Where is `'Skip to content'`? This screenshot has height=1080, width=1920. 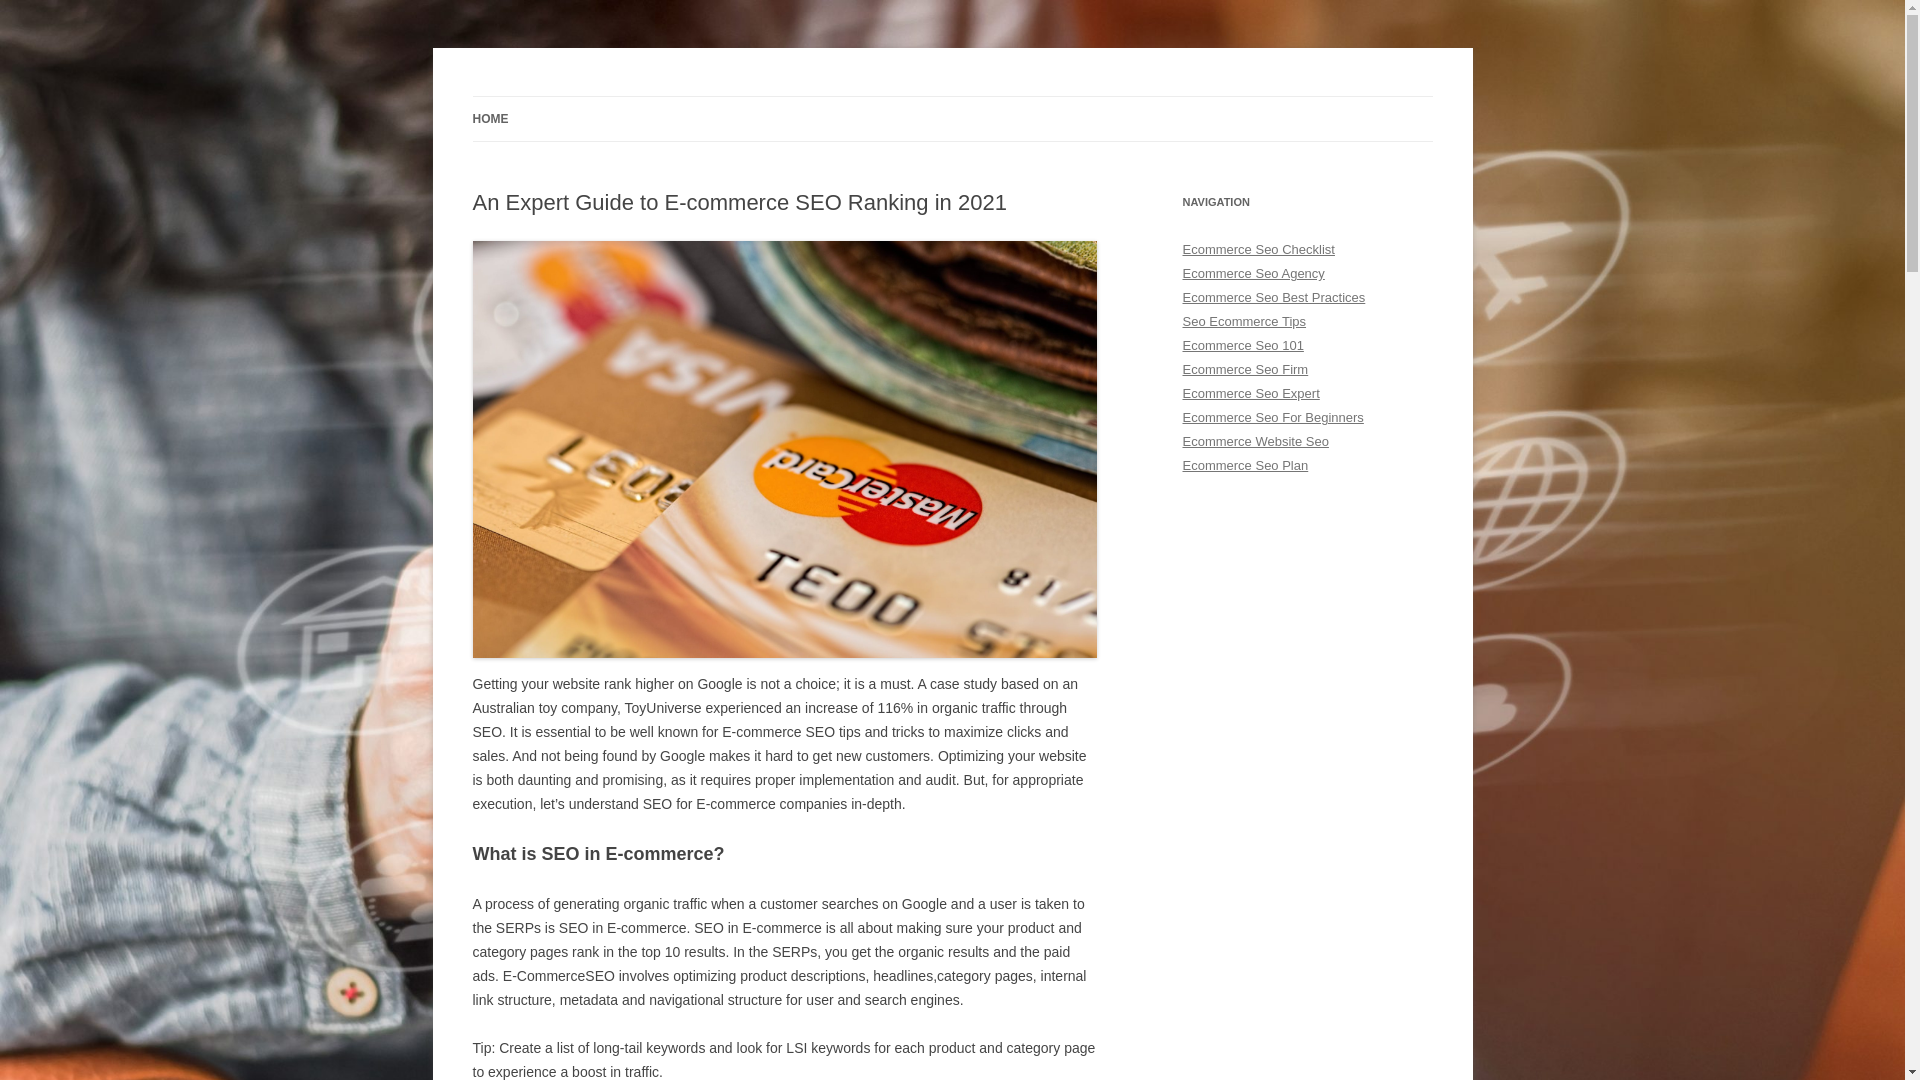 'Skip to content' is located at coordinates (951, 96).